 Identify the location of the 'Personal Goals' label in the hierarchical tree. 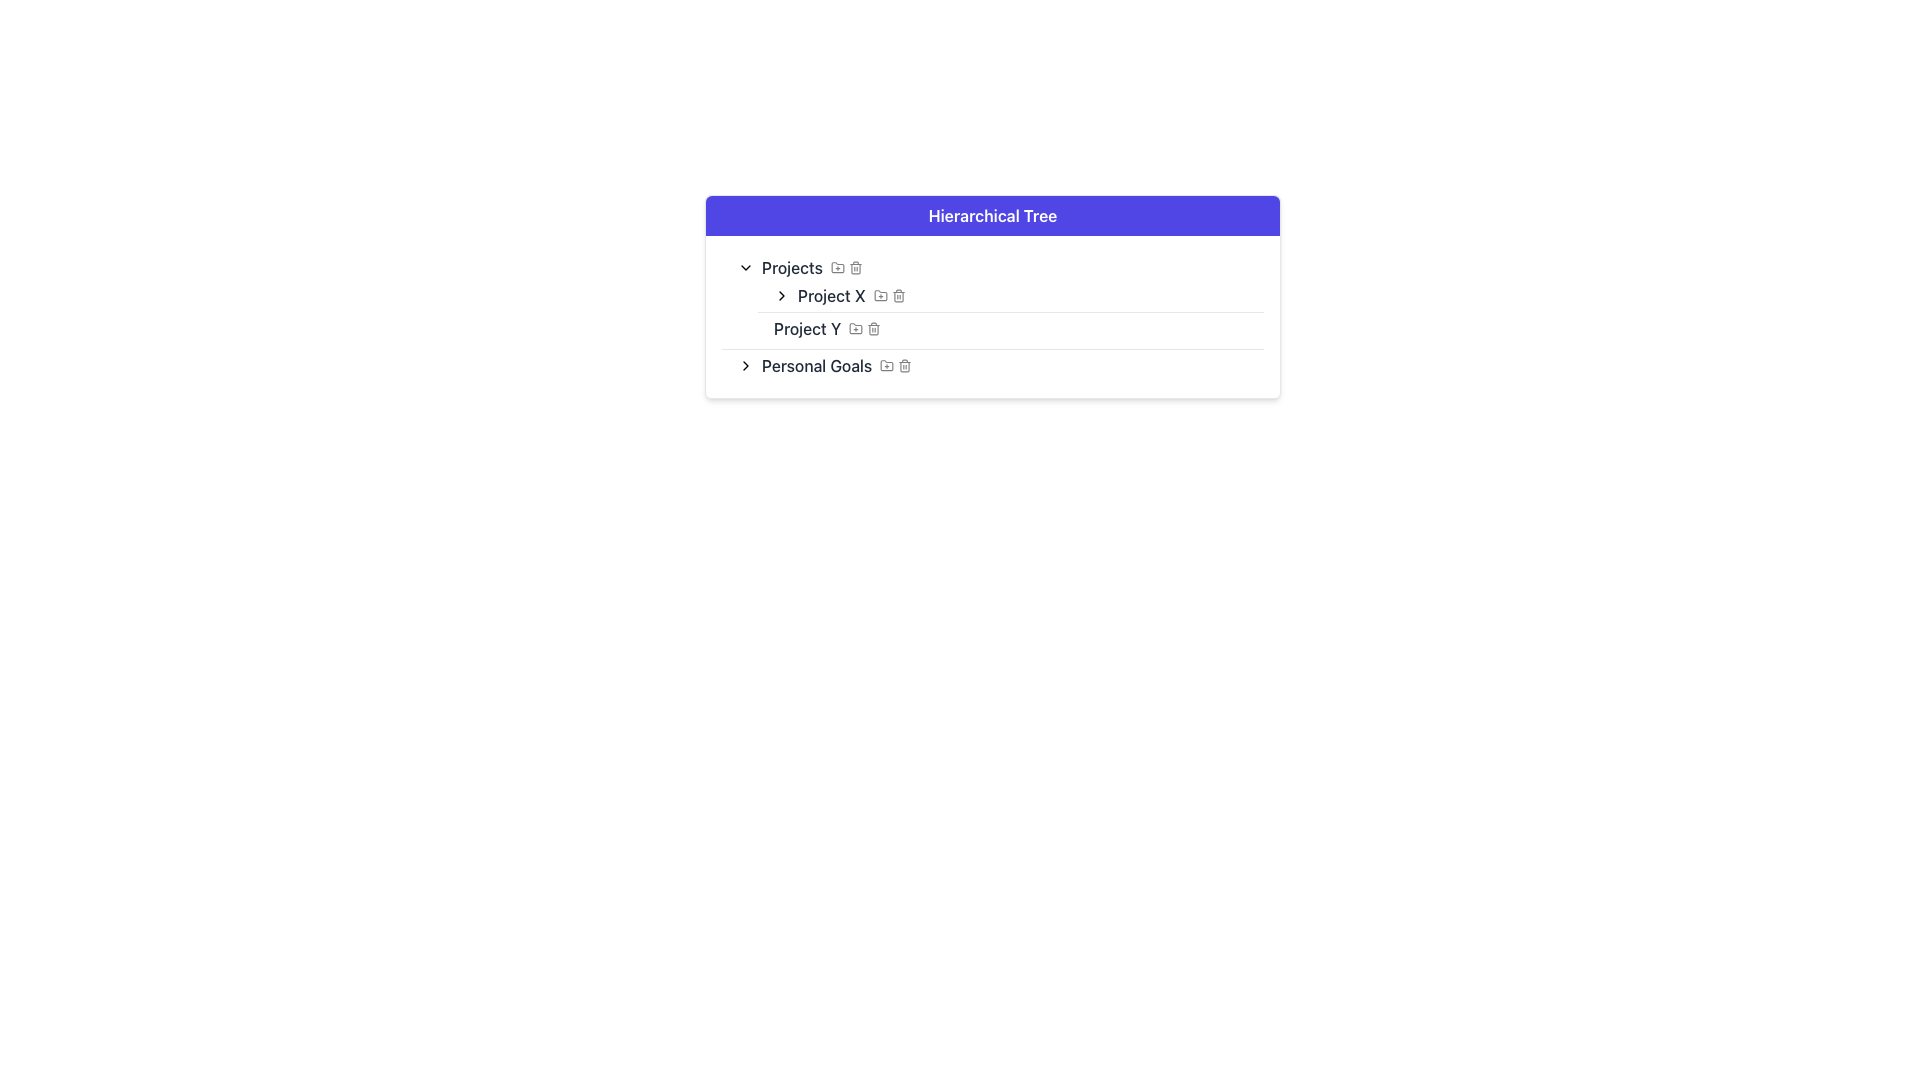
(816, 366).